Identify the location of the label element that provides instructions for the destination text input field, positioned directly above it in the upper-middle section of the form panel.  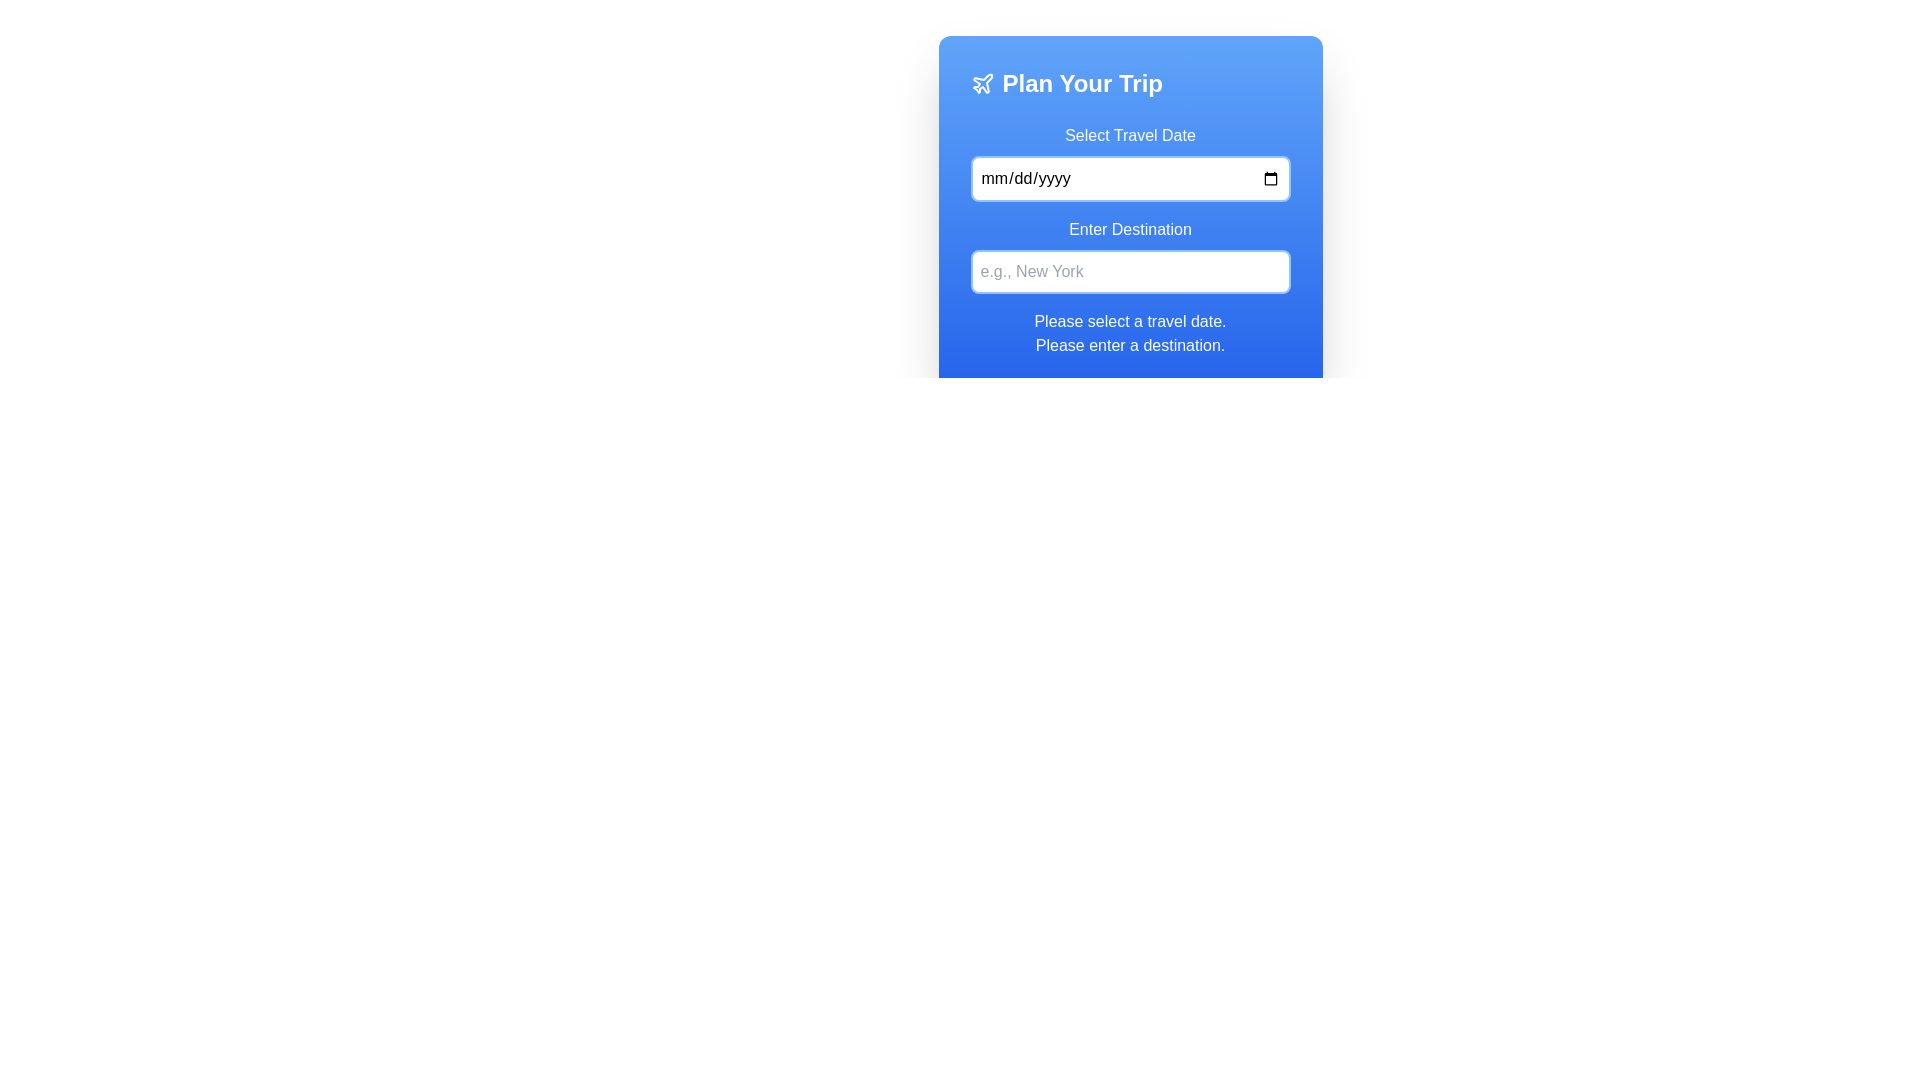
(1130, 229).